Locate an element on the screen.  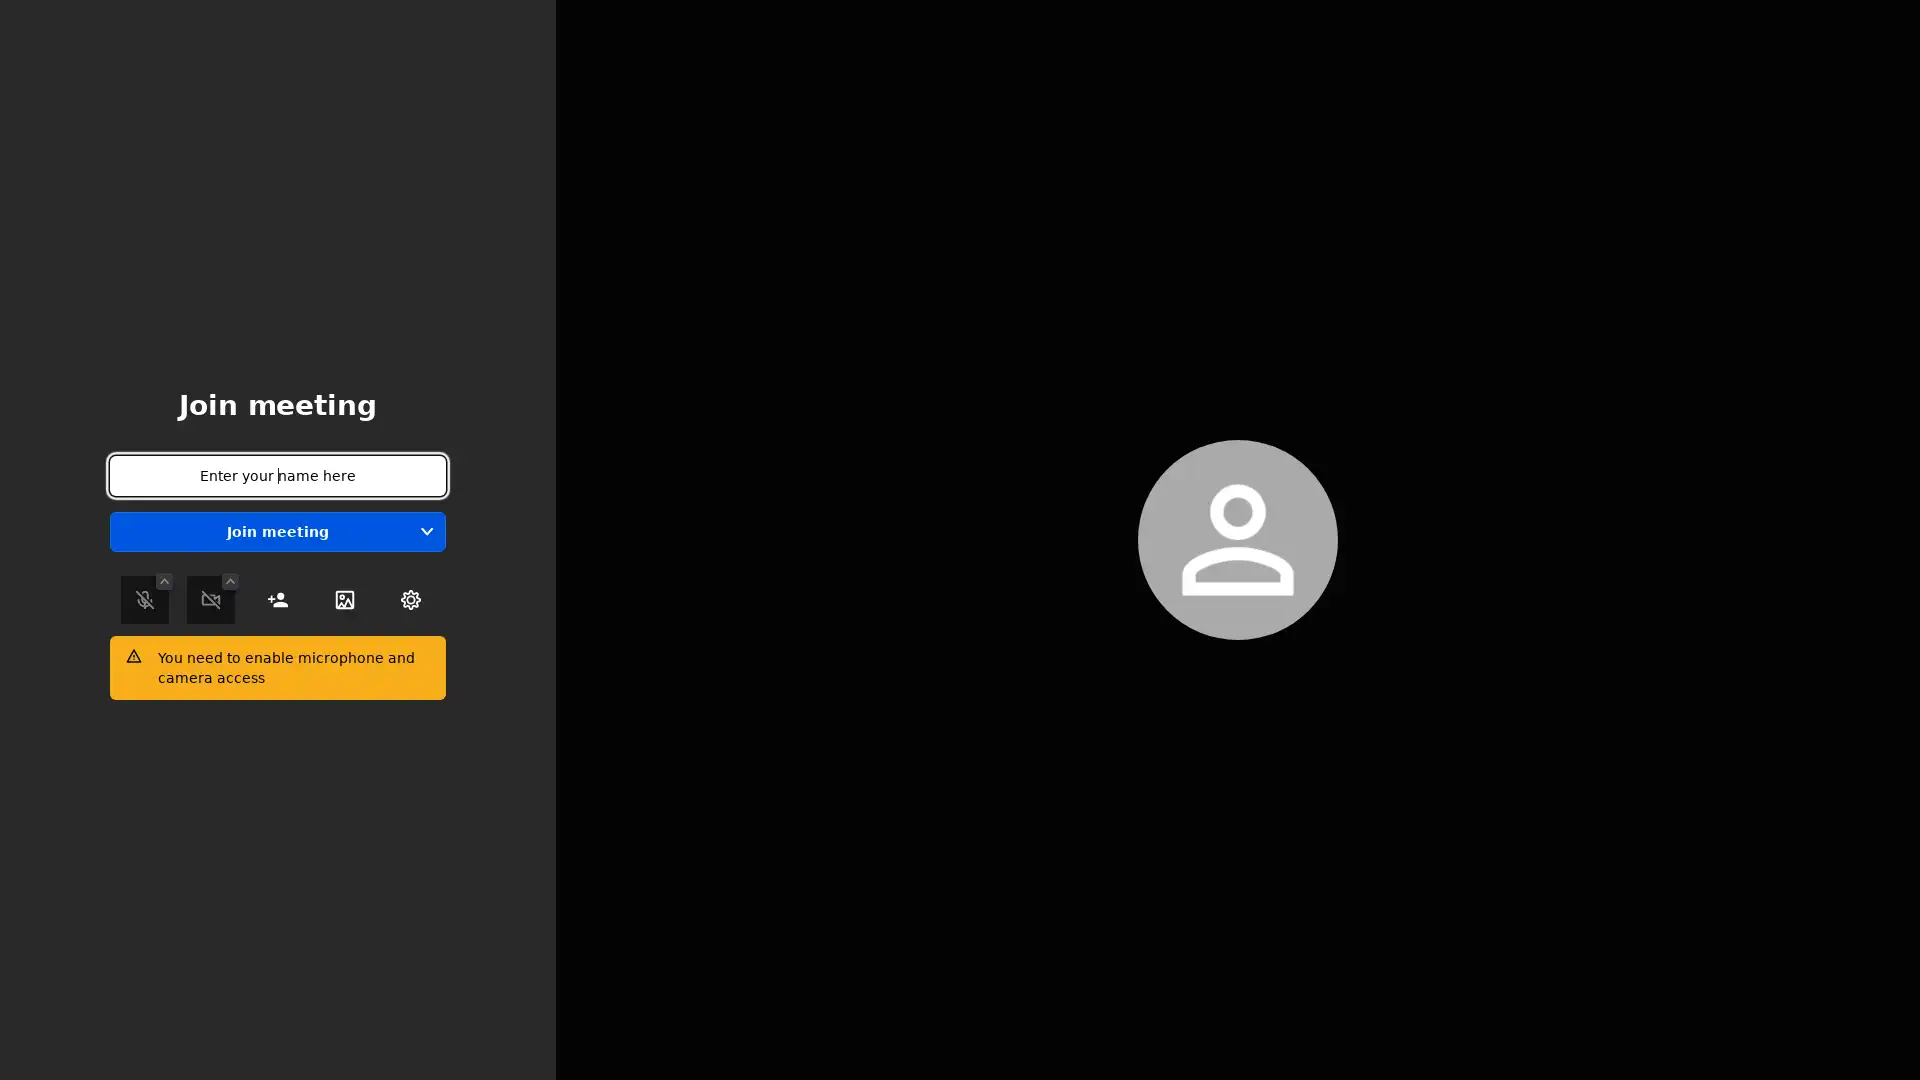
Toggle settings is located at coordinates (410, 599).